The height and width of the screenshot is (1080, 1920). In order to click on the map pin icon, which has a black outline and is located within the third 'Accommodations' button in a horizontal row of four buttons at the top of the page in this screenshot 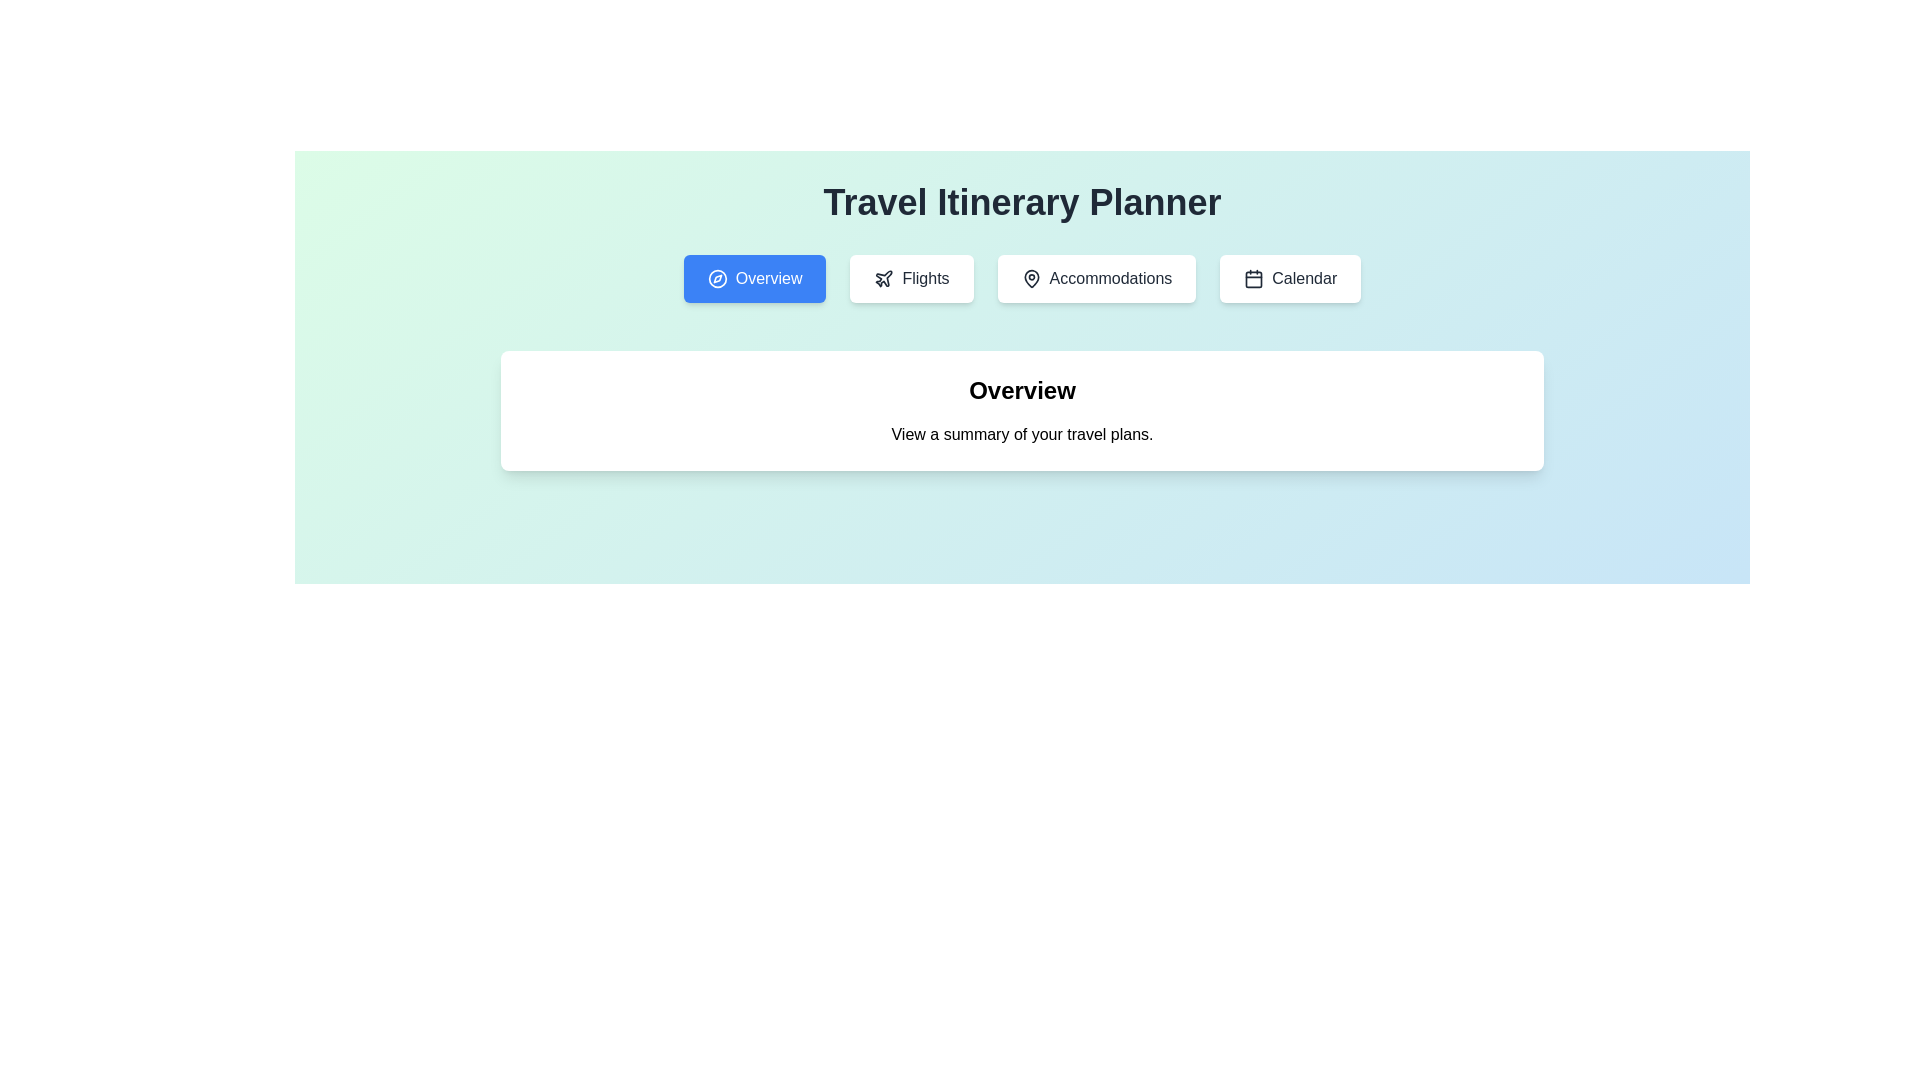, I will do `click(1031, 278)`.